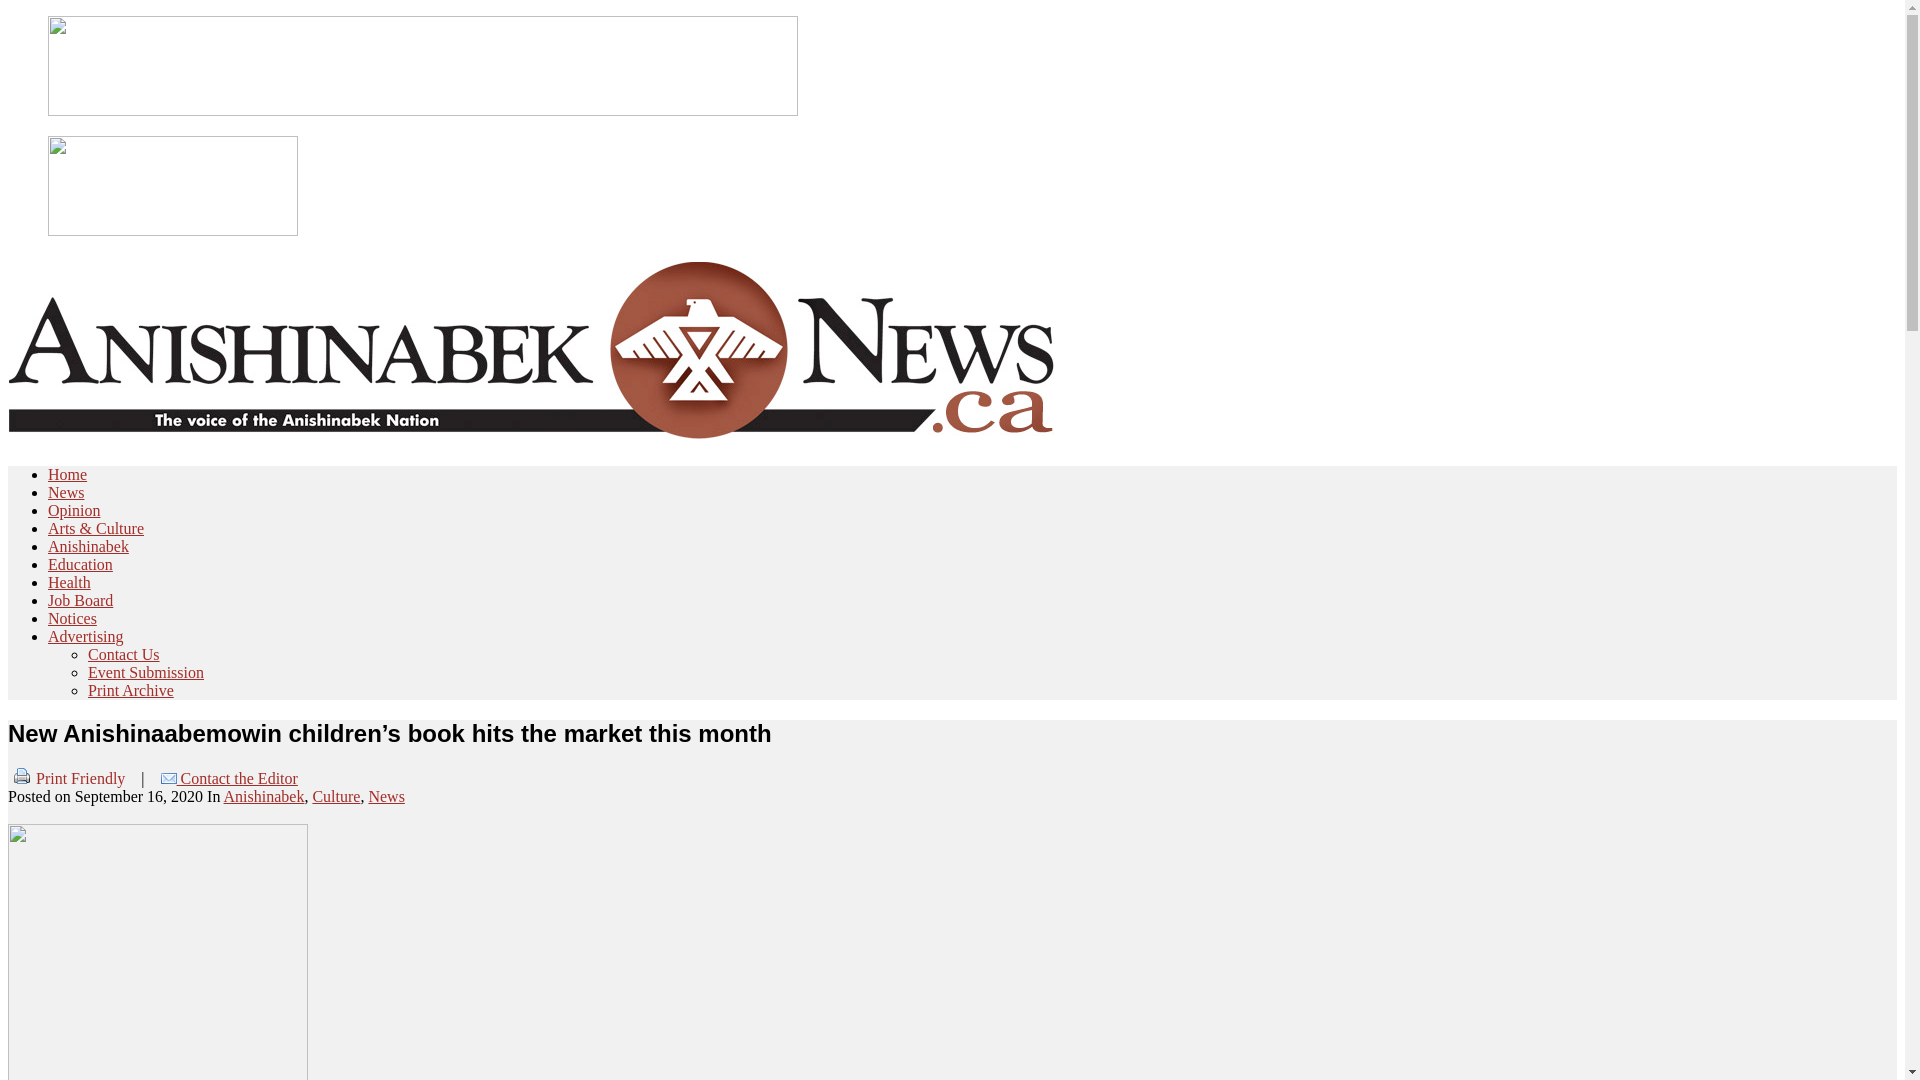 This screenshot has width=1920, height=1080. Describe the element at coordinates (229, 777) in the screenshot. I see `' Contact the Editor'` at that location.